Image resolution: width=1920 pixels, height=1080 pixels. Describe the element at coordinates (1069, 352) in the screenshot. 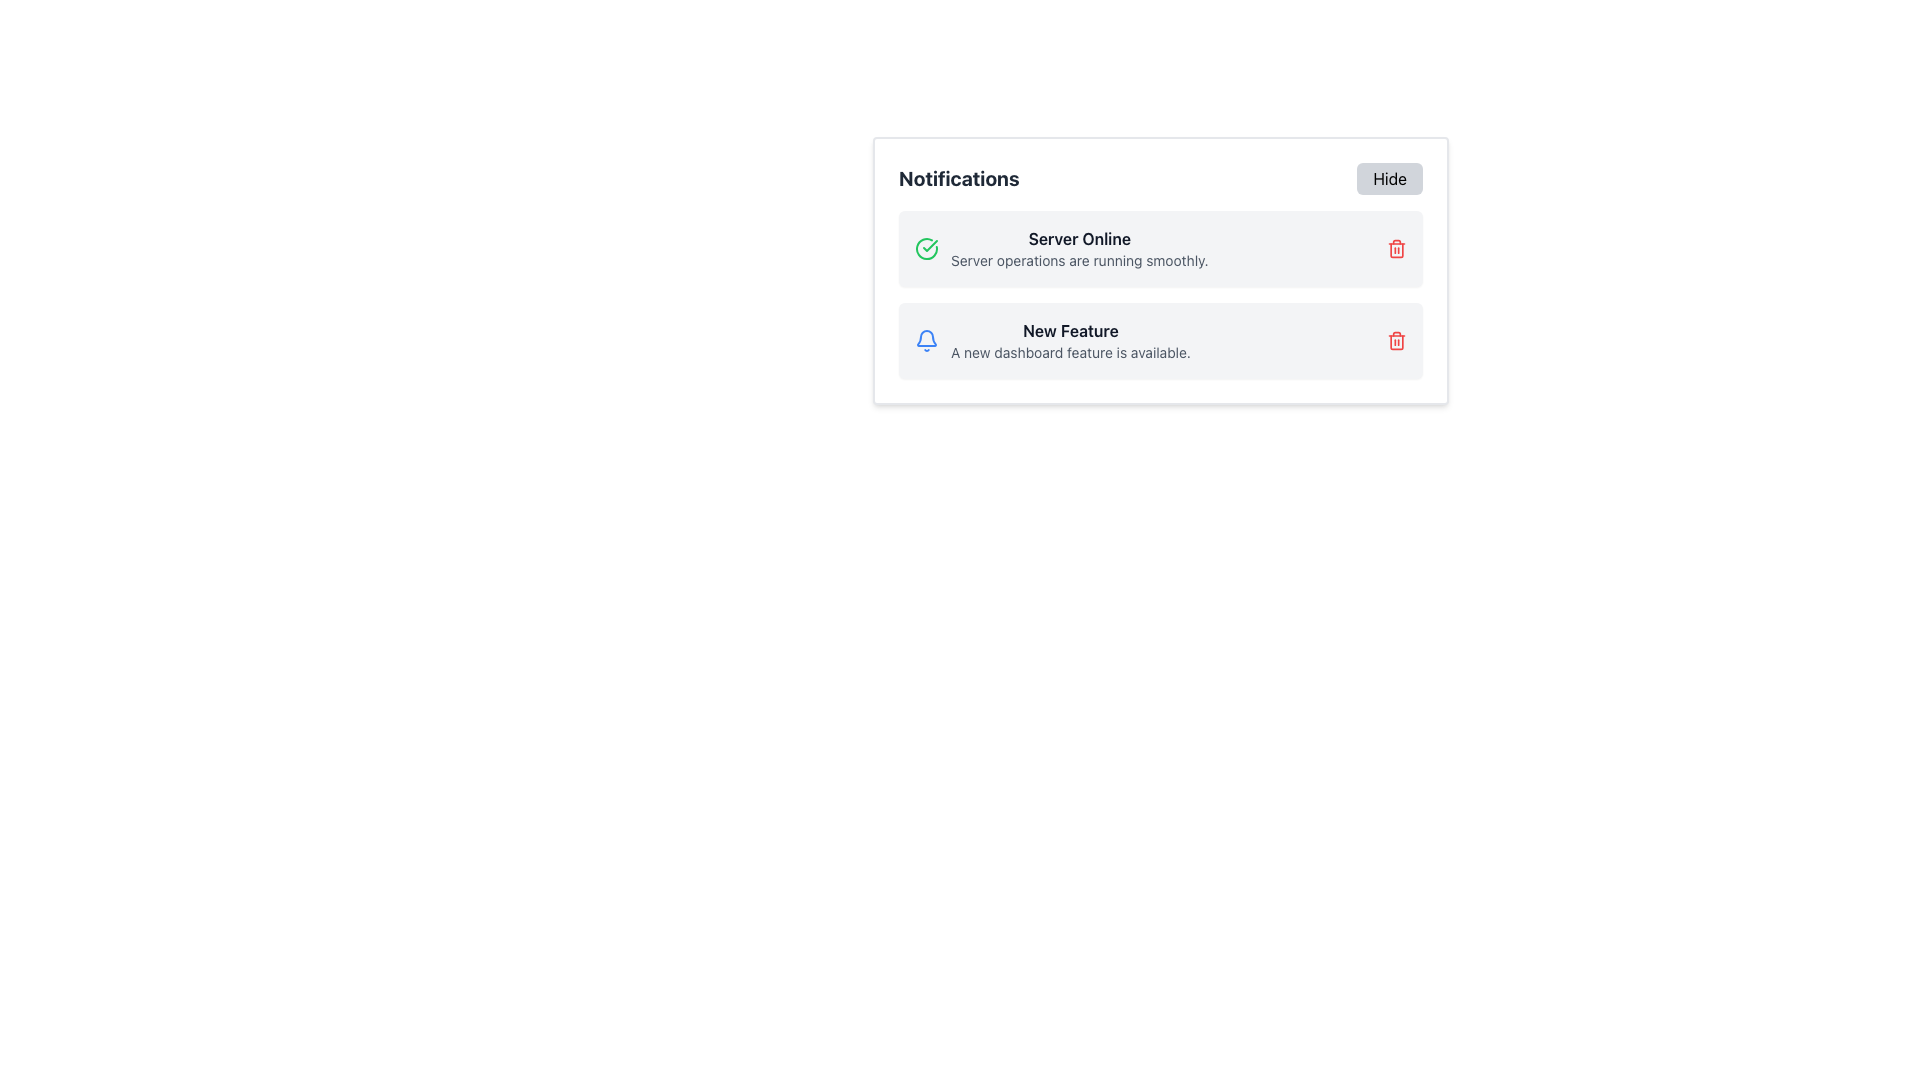

I see `additional information text located beneath the 'New Feature' heading in the notification card, which is positioned below the 'Server Online' notification` at that location.